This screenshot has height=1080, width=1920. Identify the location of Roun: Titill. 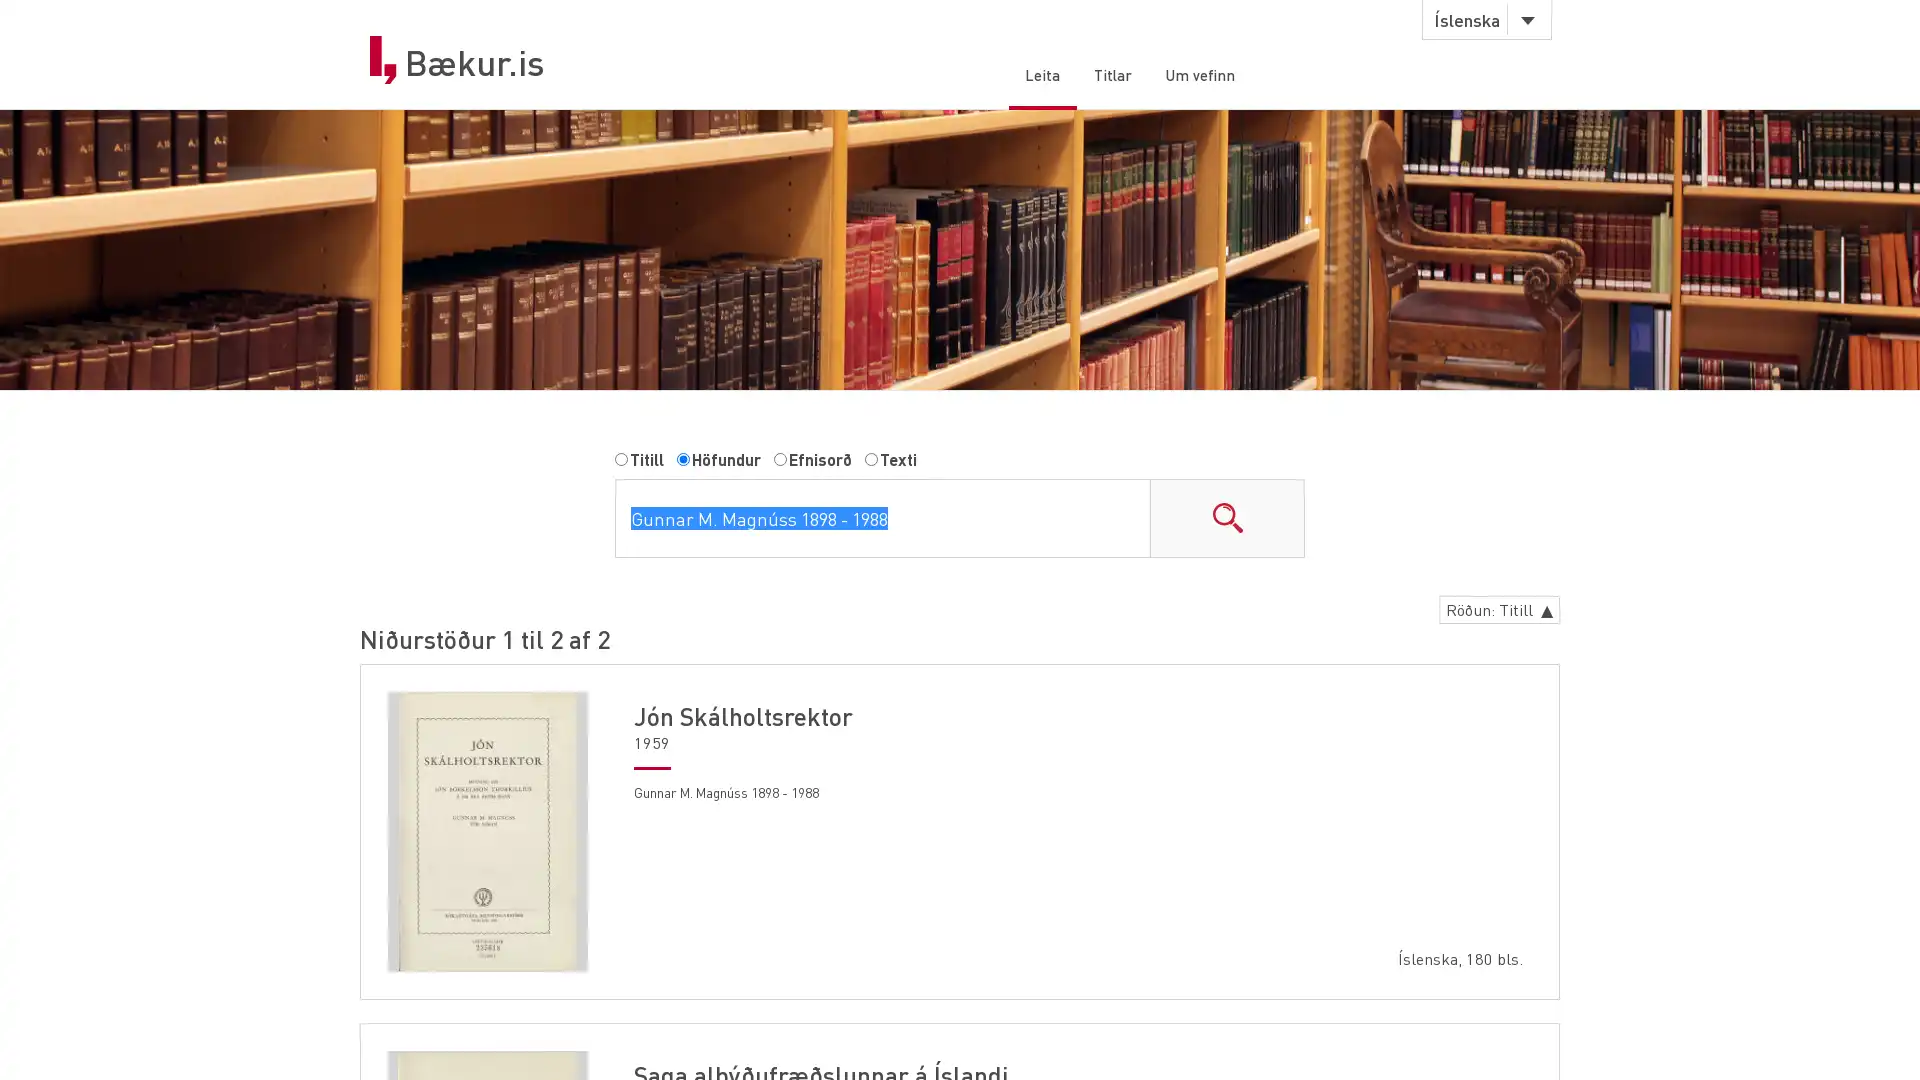
(1493, 612).